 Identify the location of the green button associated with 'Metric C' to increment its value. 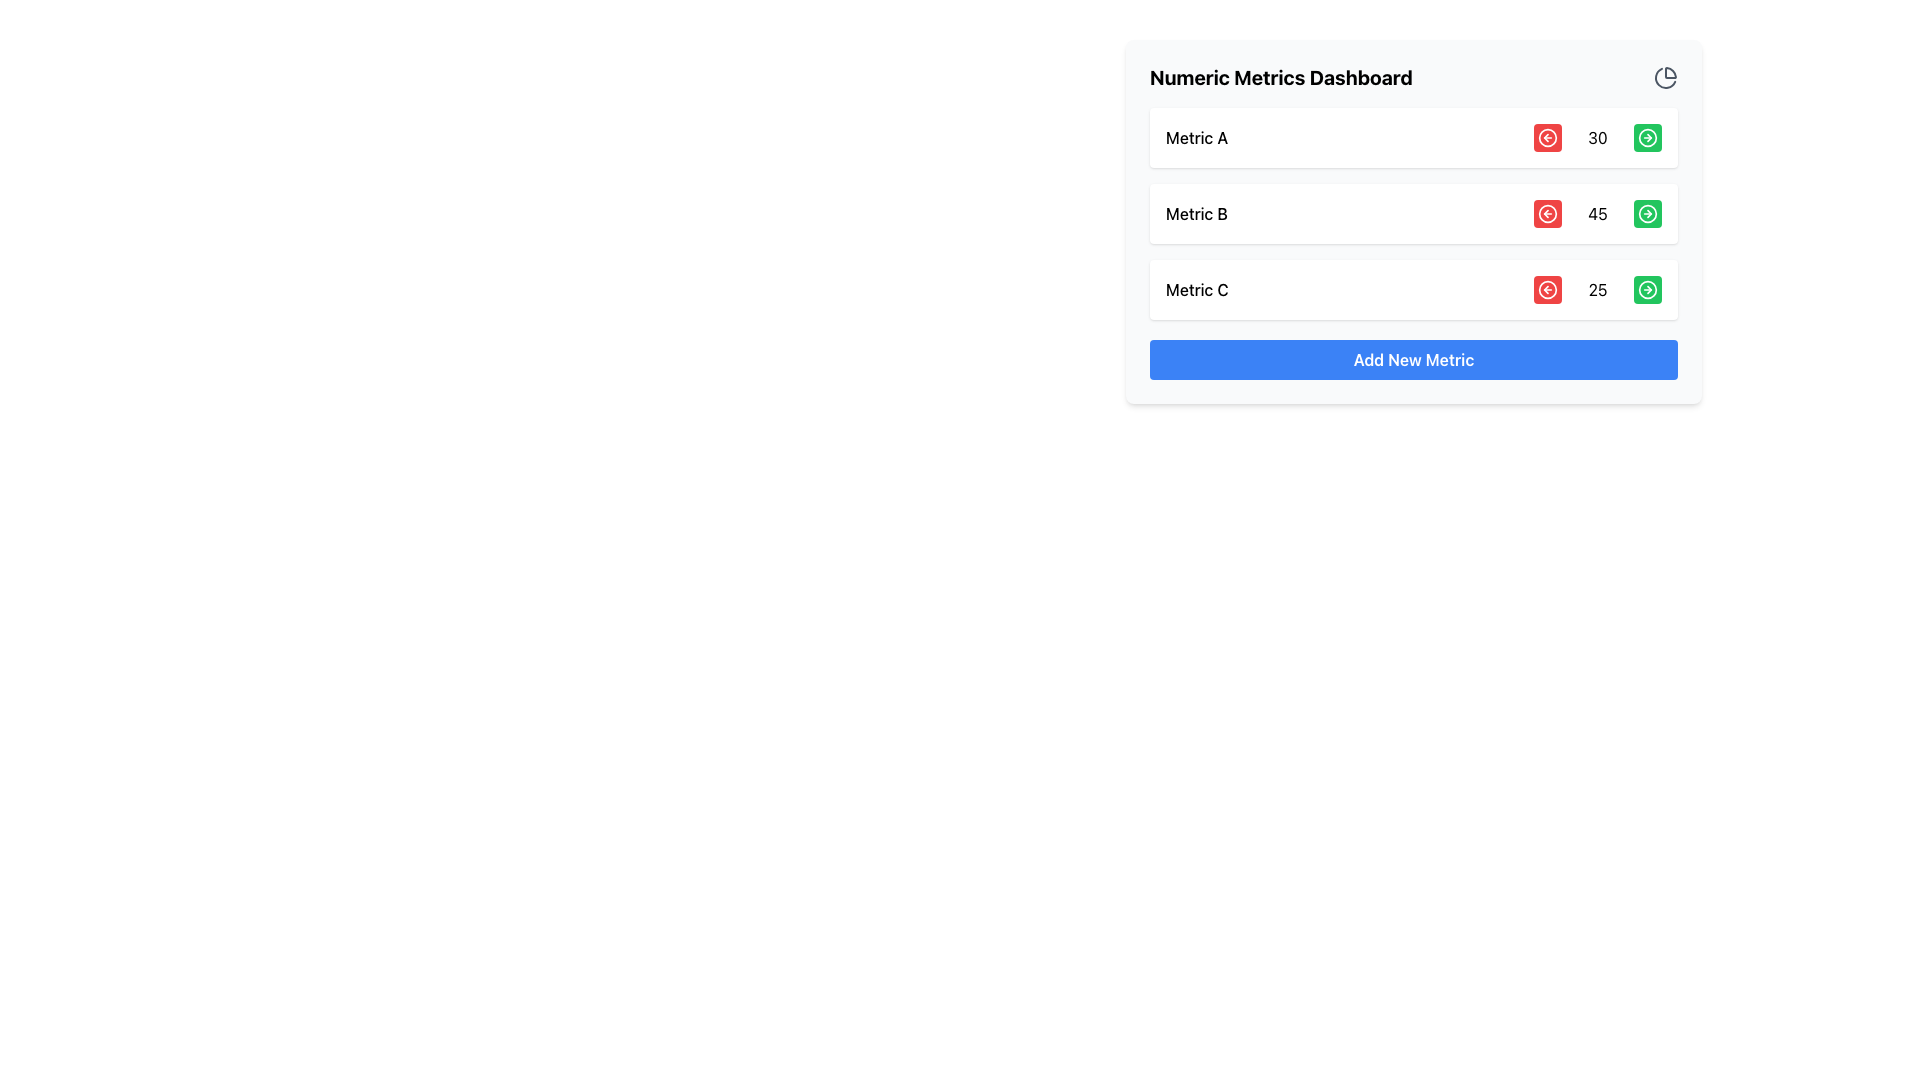
(1413, 289).